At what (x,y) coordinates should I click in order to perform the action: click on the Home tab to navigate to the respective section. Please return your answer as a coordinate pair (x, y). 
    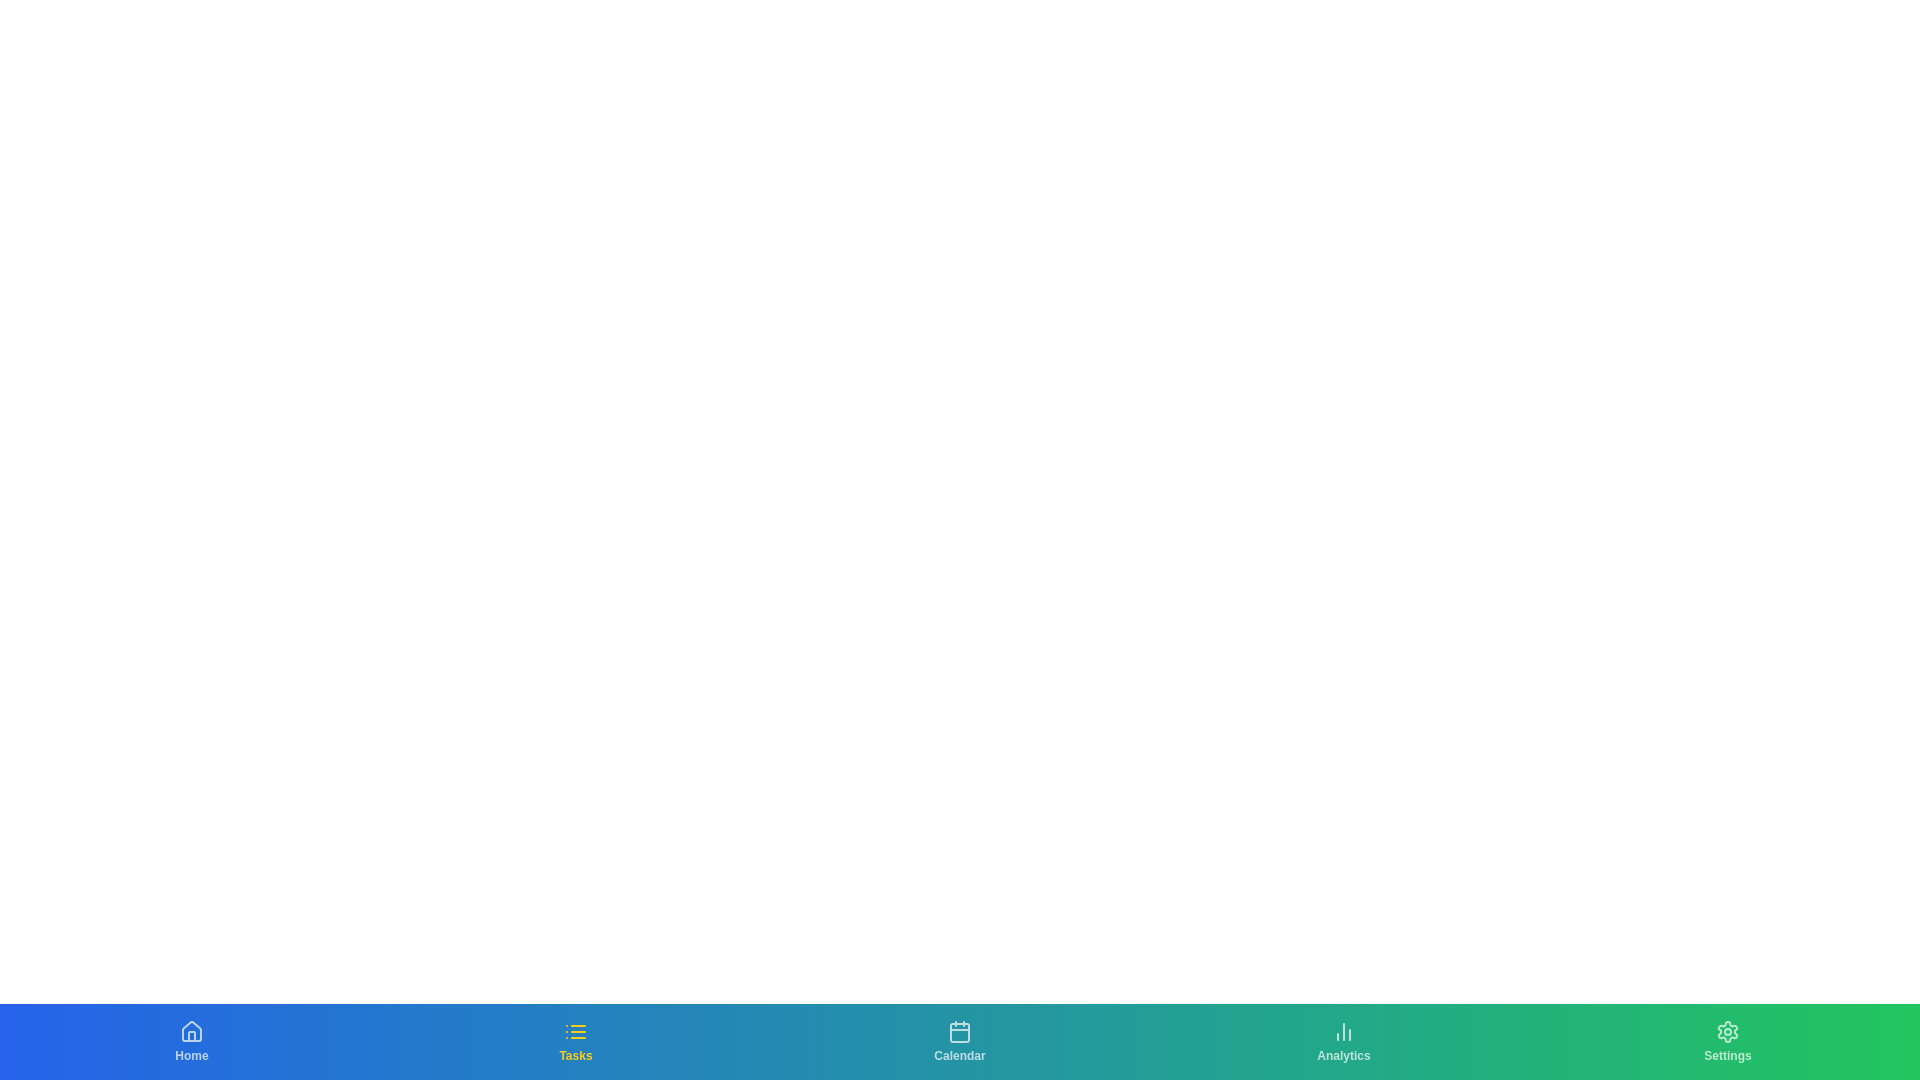
    Looking at the image, I should click on (192, 1040).